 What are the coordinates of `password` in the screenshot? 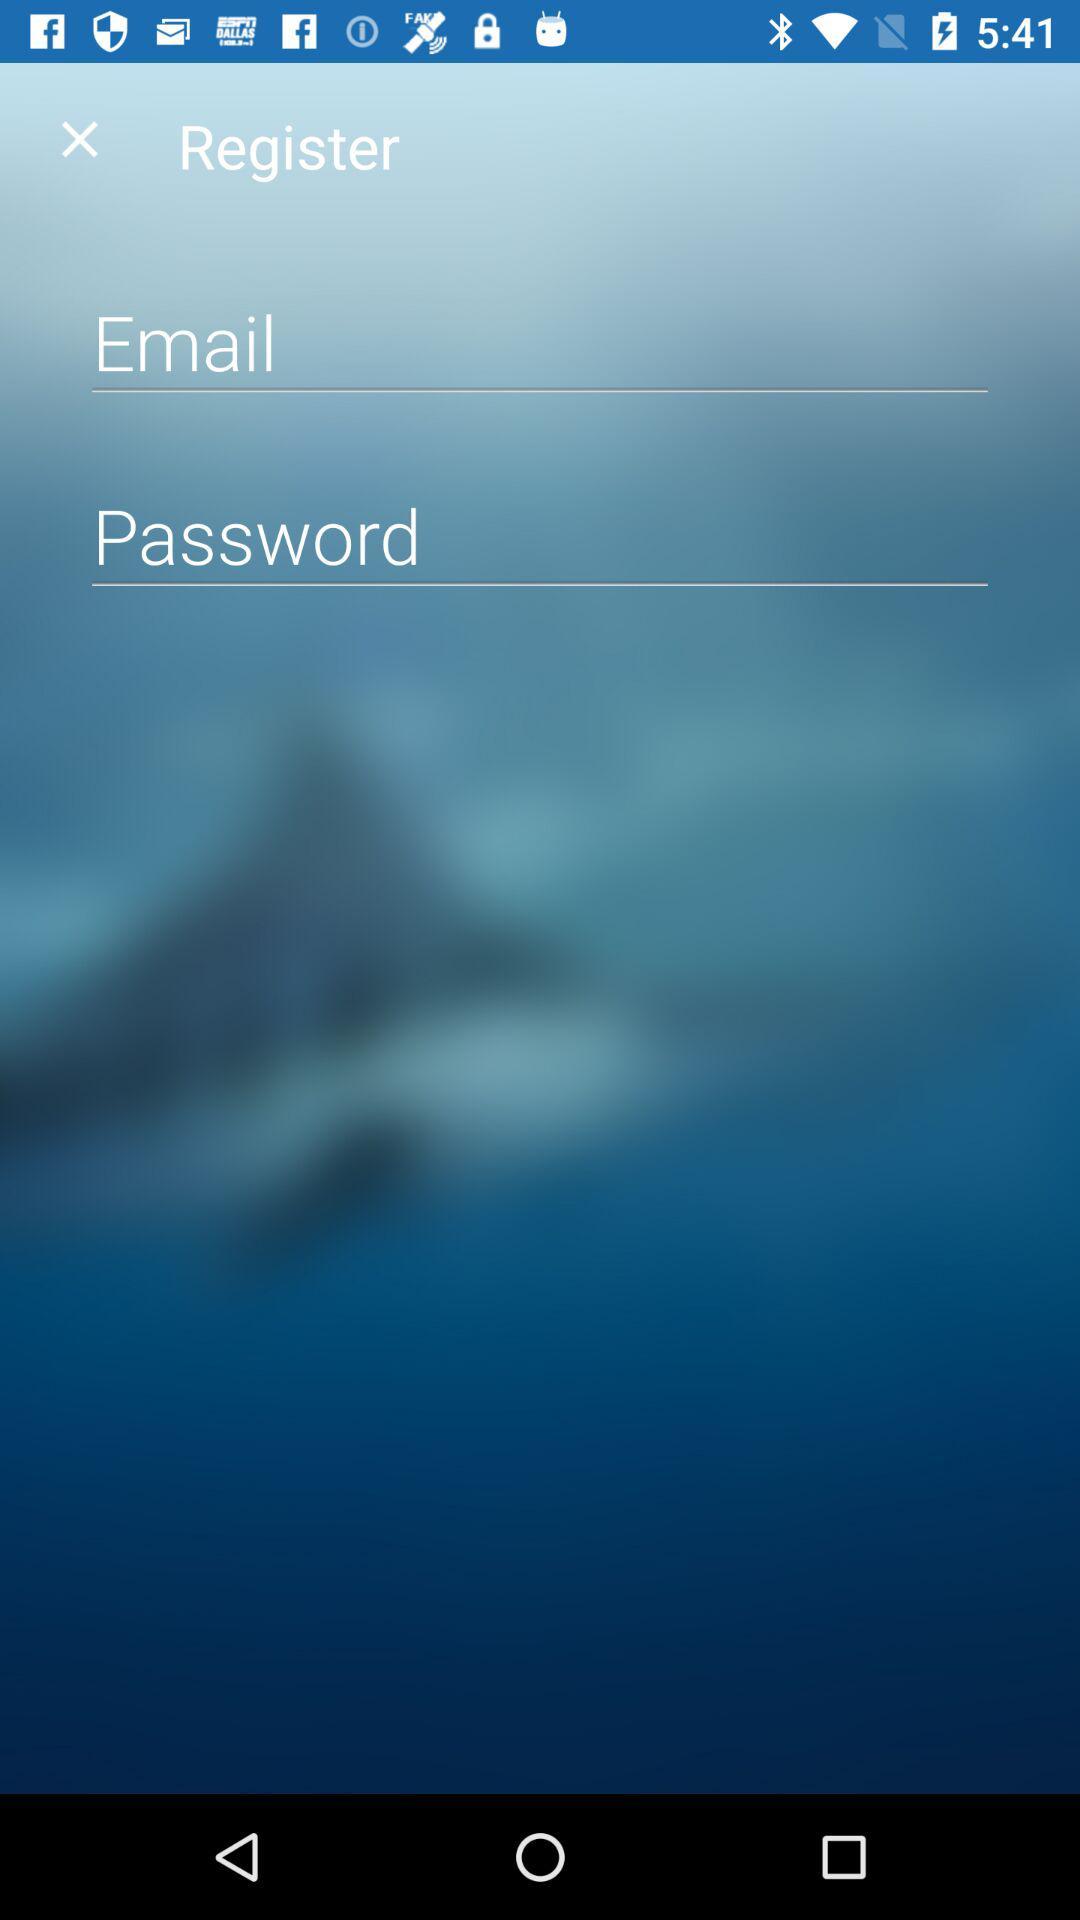 It's located at (540, 535).